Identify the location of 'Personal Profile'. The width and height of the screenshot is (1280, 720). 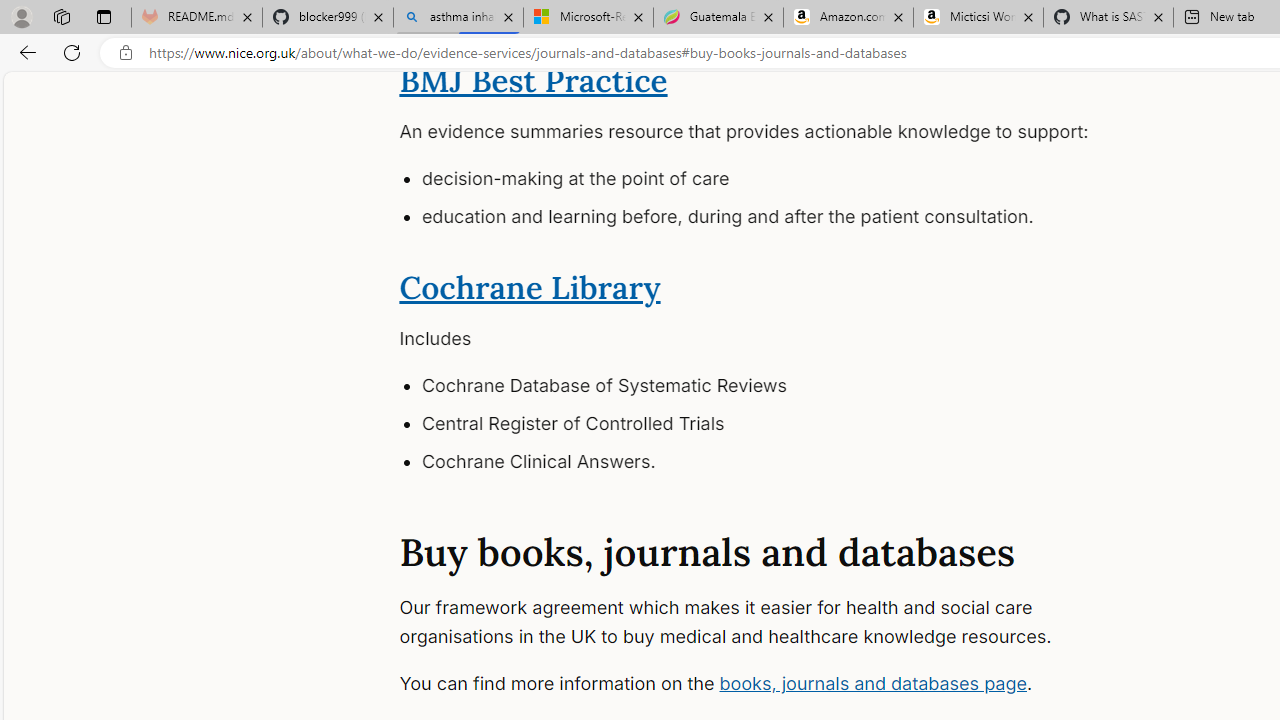
(21, 16).